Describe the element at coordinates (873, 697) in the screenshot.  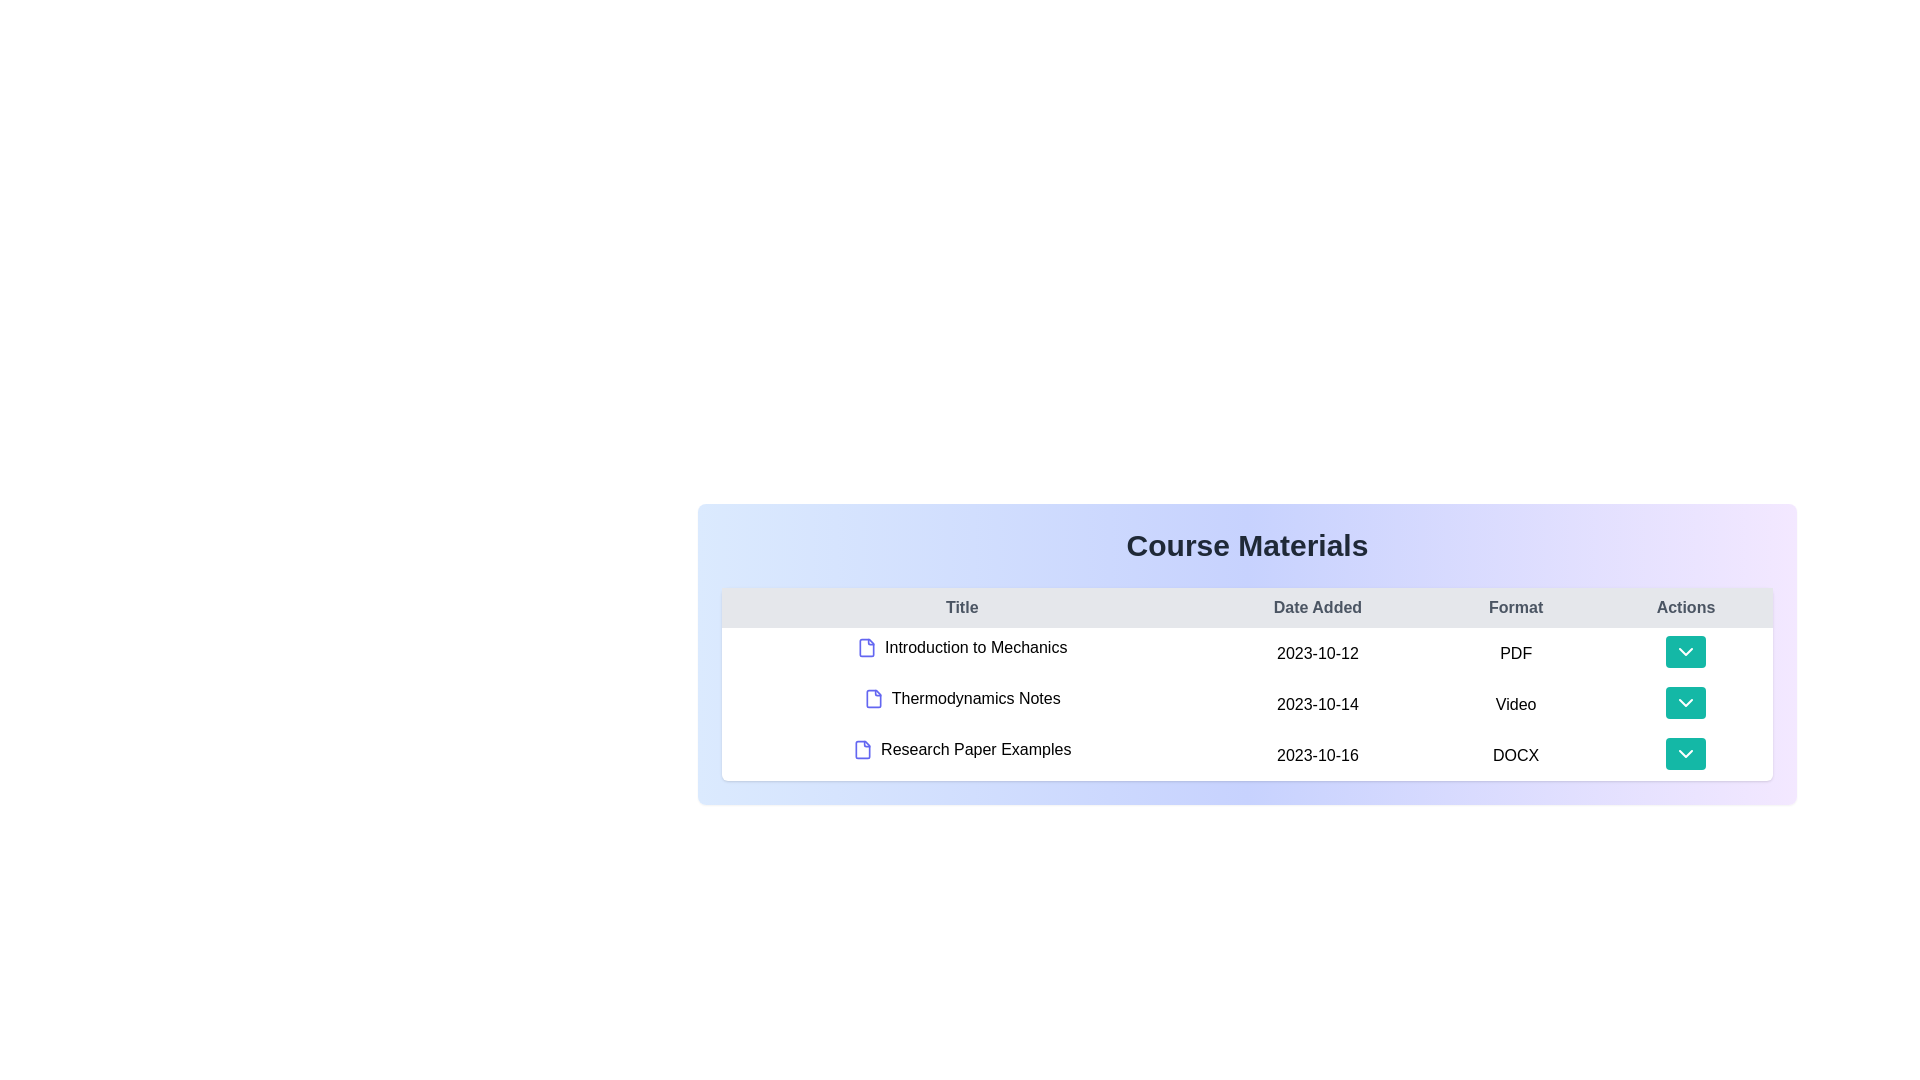
I see `the document icon representing 'Thermodynamics Notes'` at that location.